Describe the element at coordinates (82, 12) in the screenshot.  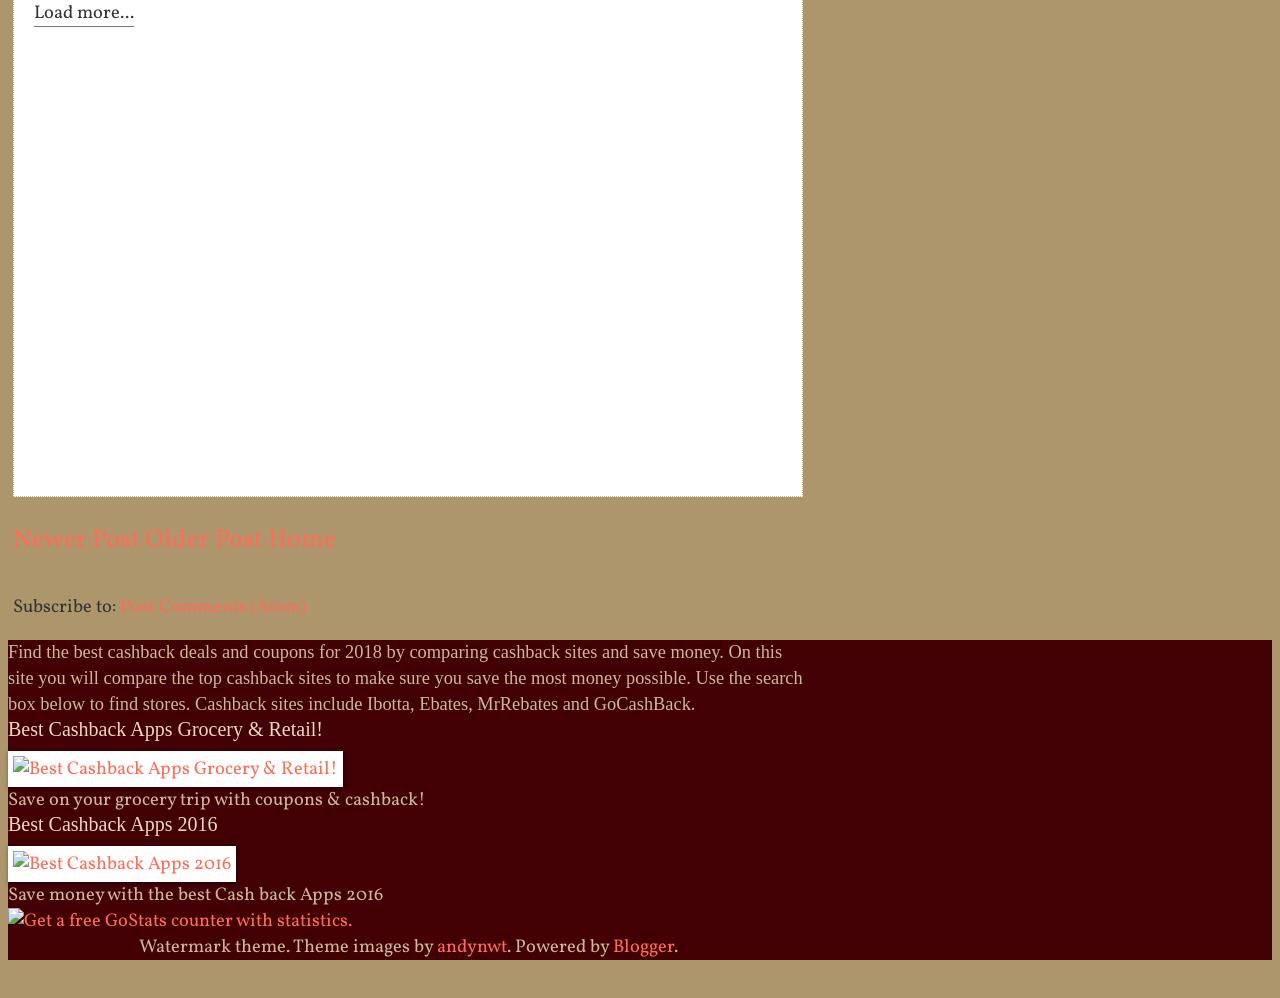
I see `'Load more...'` at that location.